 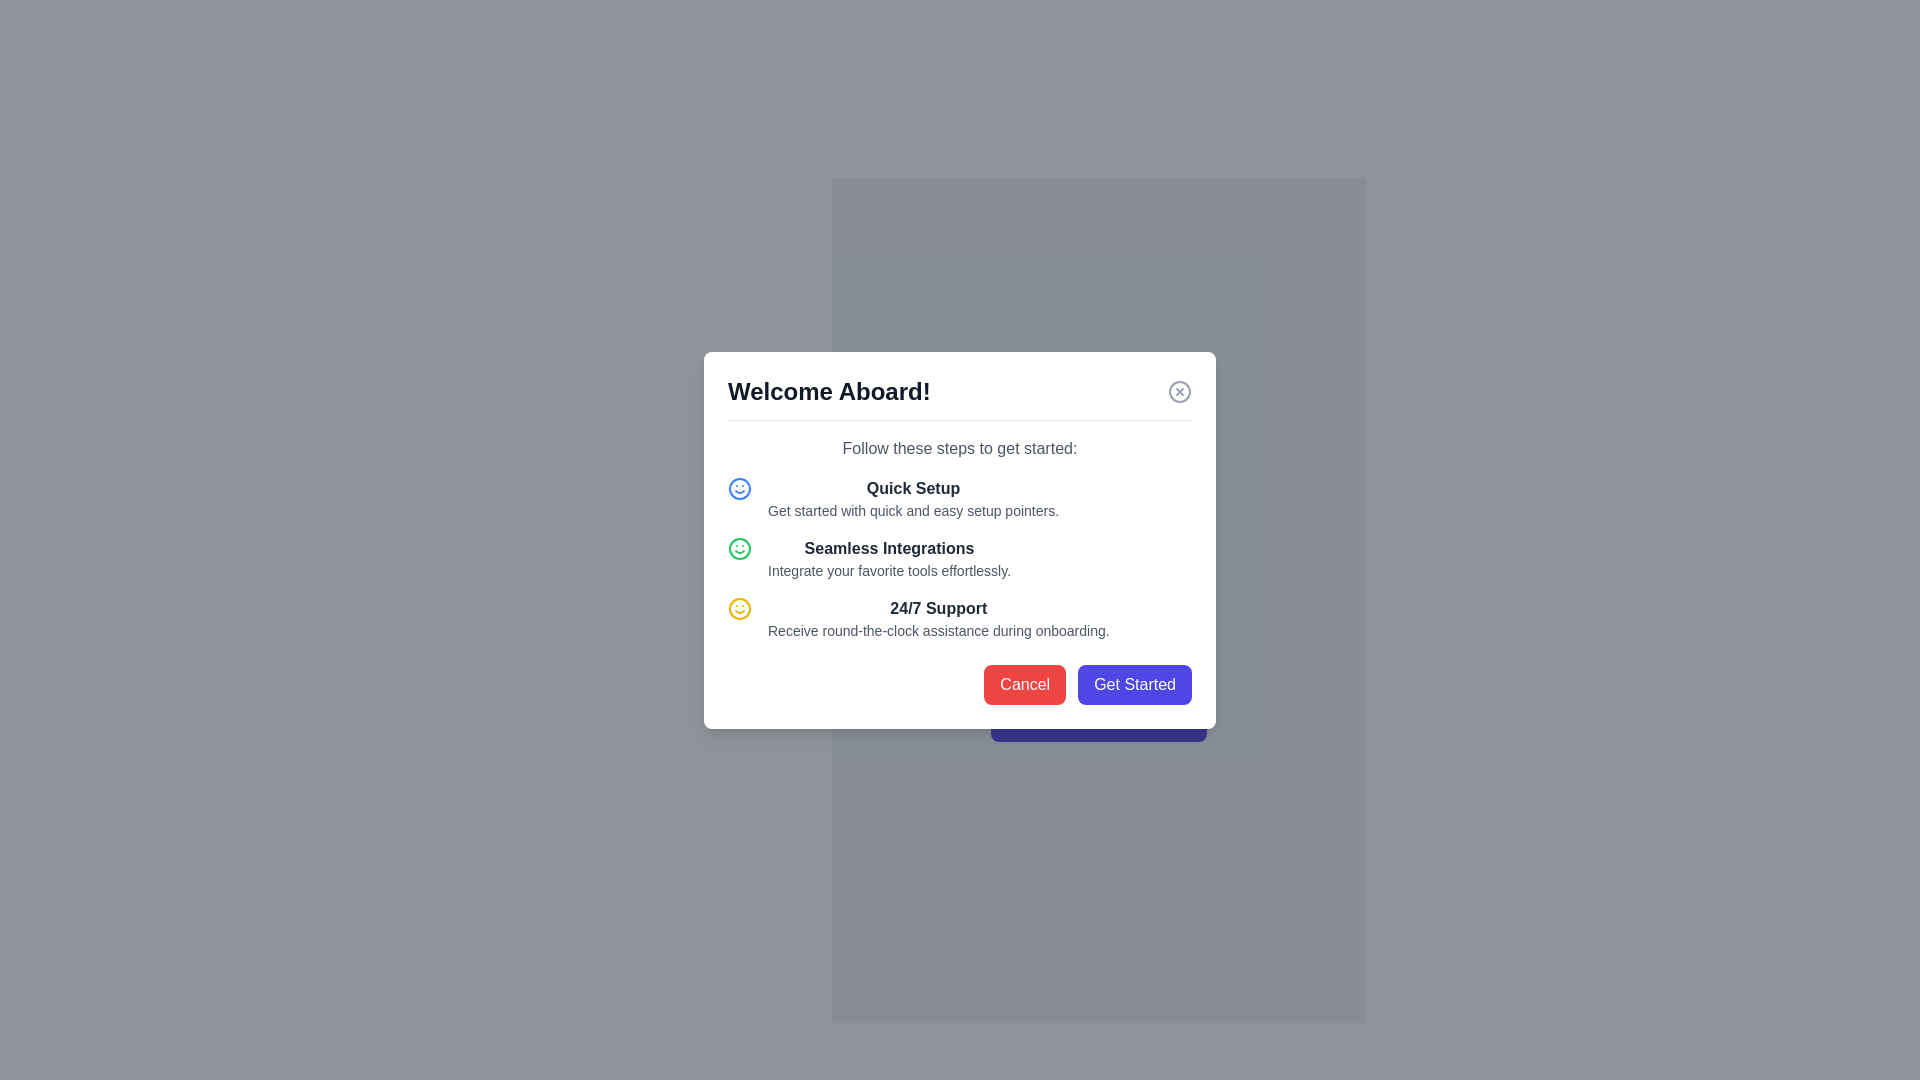 I want to click on the descriptions or icons in the informational list section located within the centered pop-up modal, positioned under the 'Follow these steps to get started:' text, so click(x=960, y=558).